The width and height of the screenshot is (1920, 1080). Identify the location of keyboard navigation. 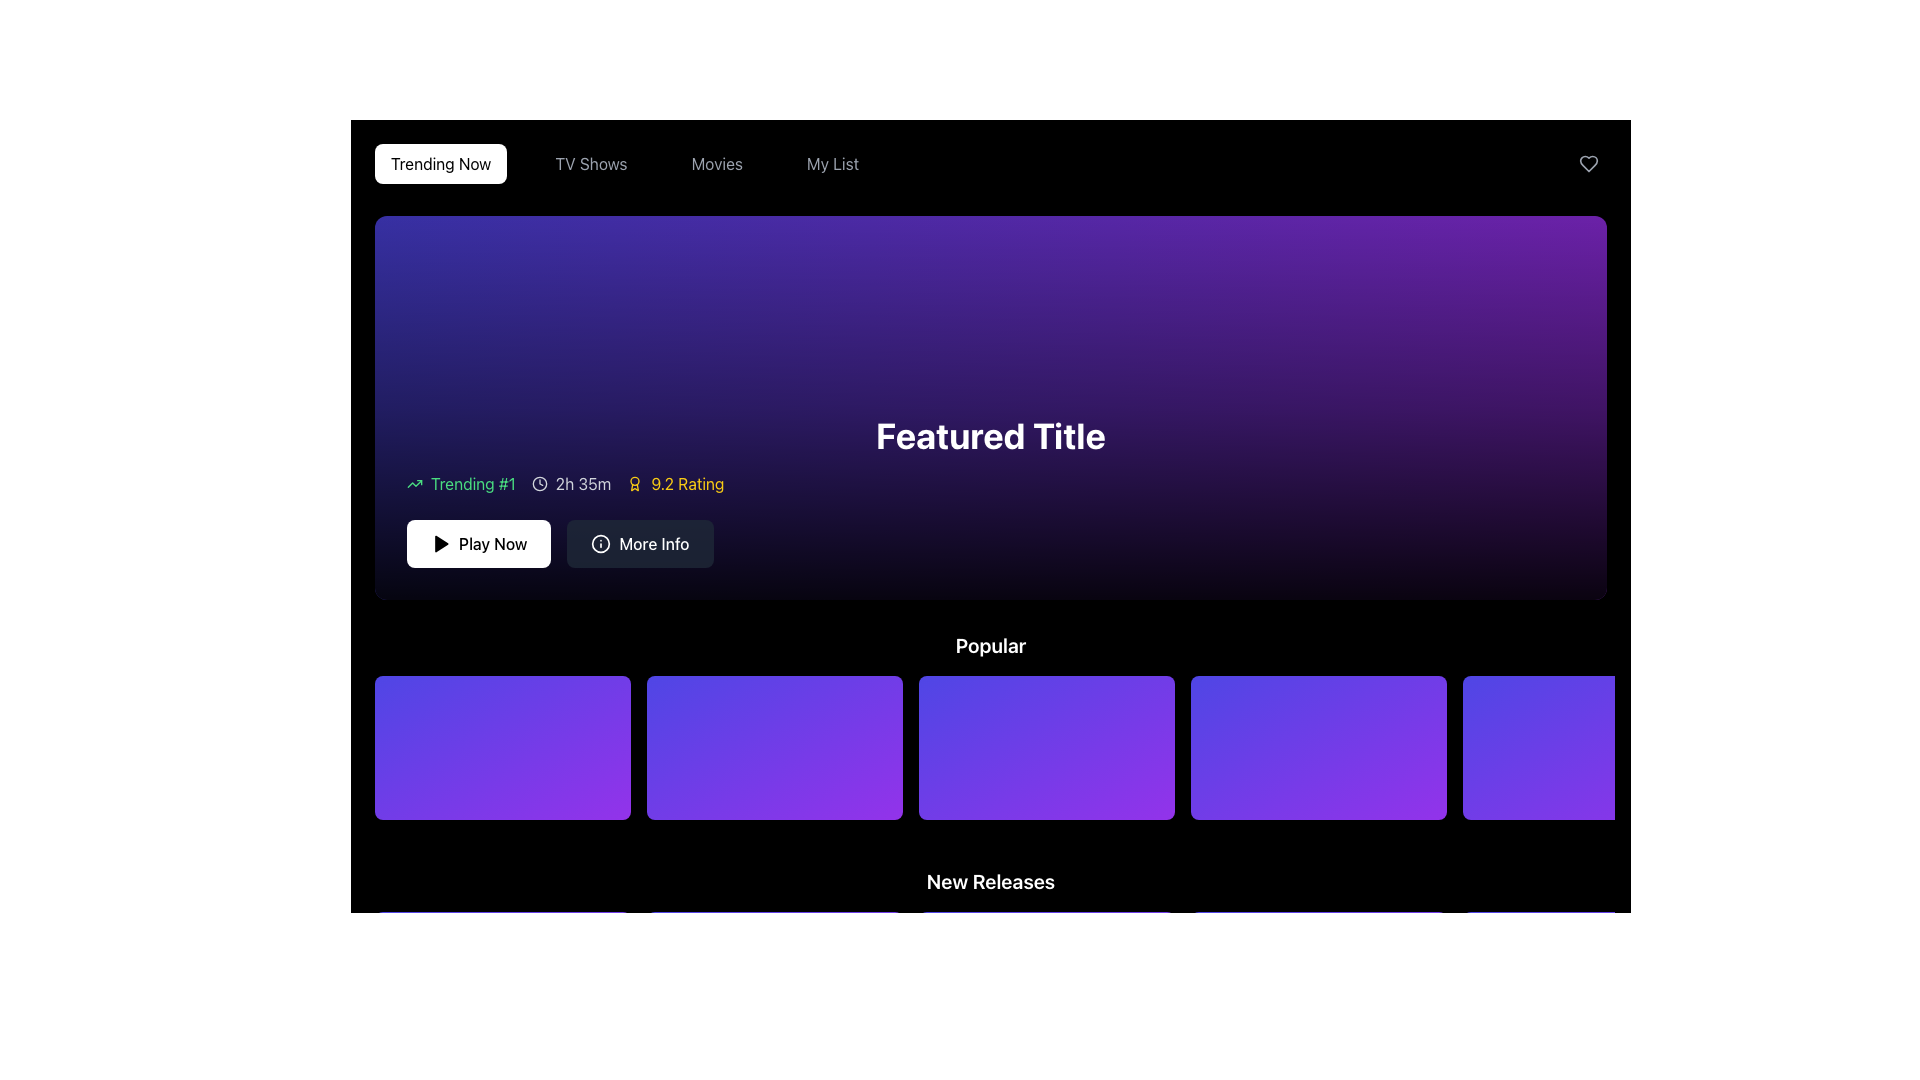
(640, 543).